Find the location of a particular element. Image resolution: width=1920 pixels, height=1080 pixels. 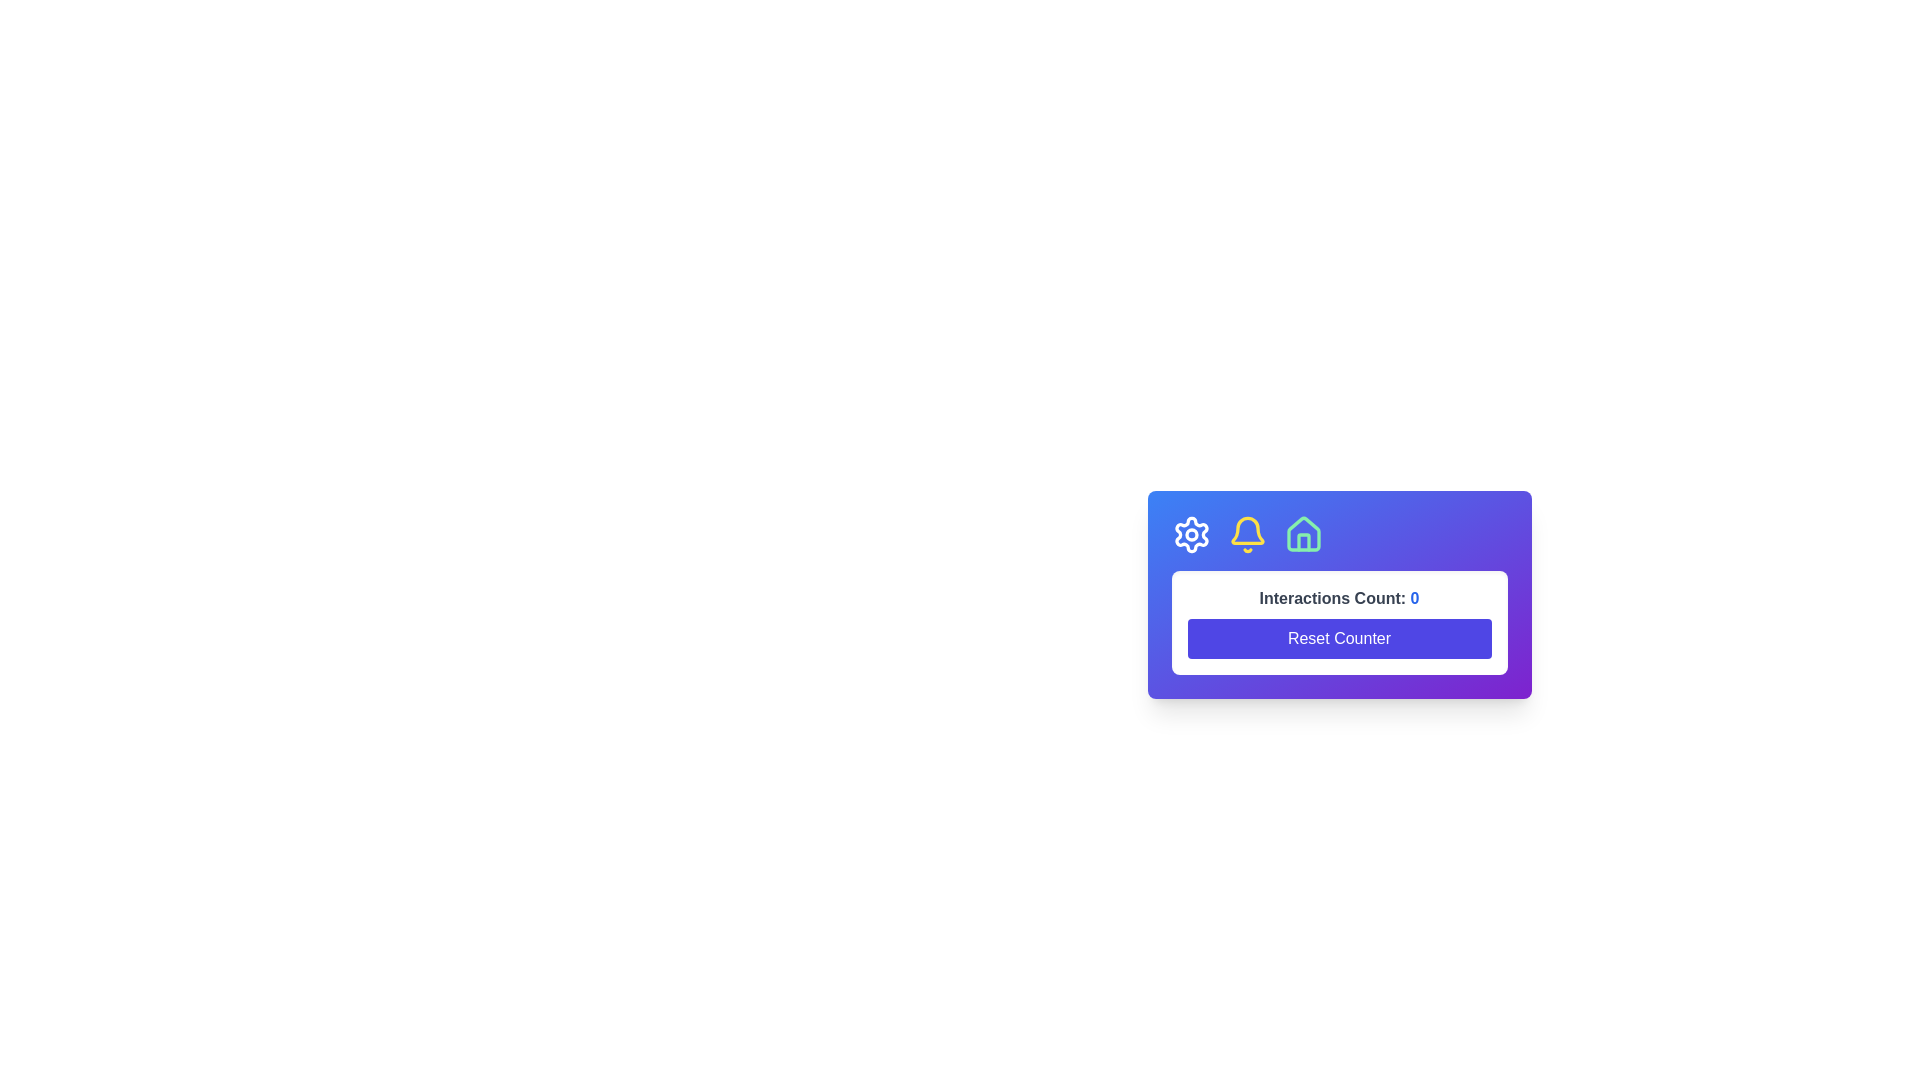

the gear icon with a blue background and a white center located at the top-left of a group of icons is located at coordinates (1191, 534).